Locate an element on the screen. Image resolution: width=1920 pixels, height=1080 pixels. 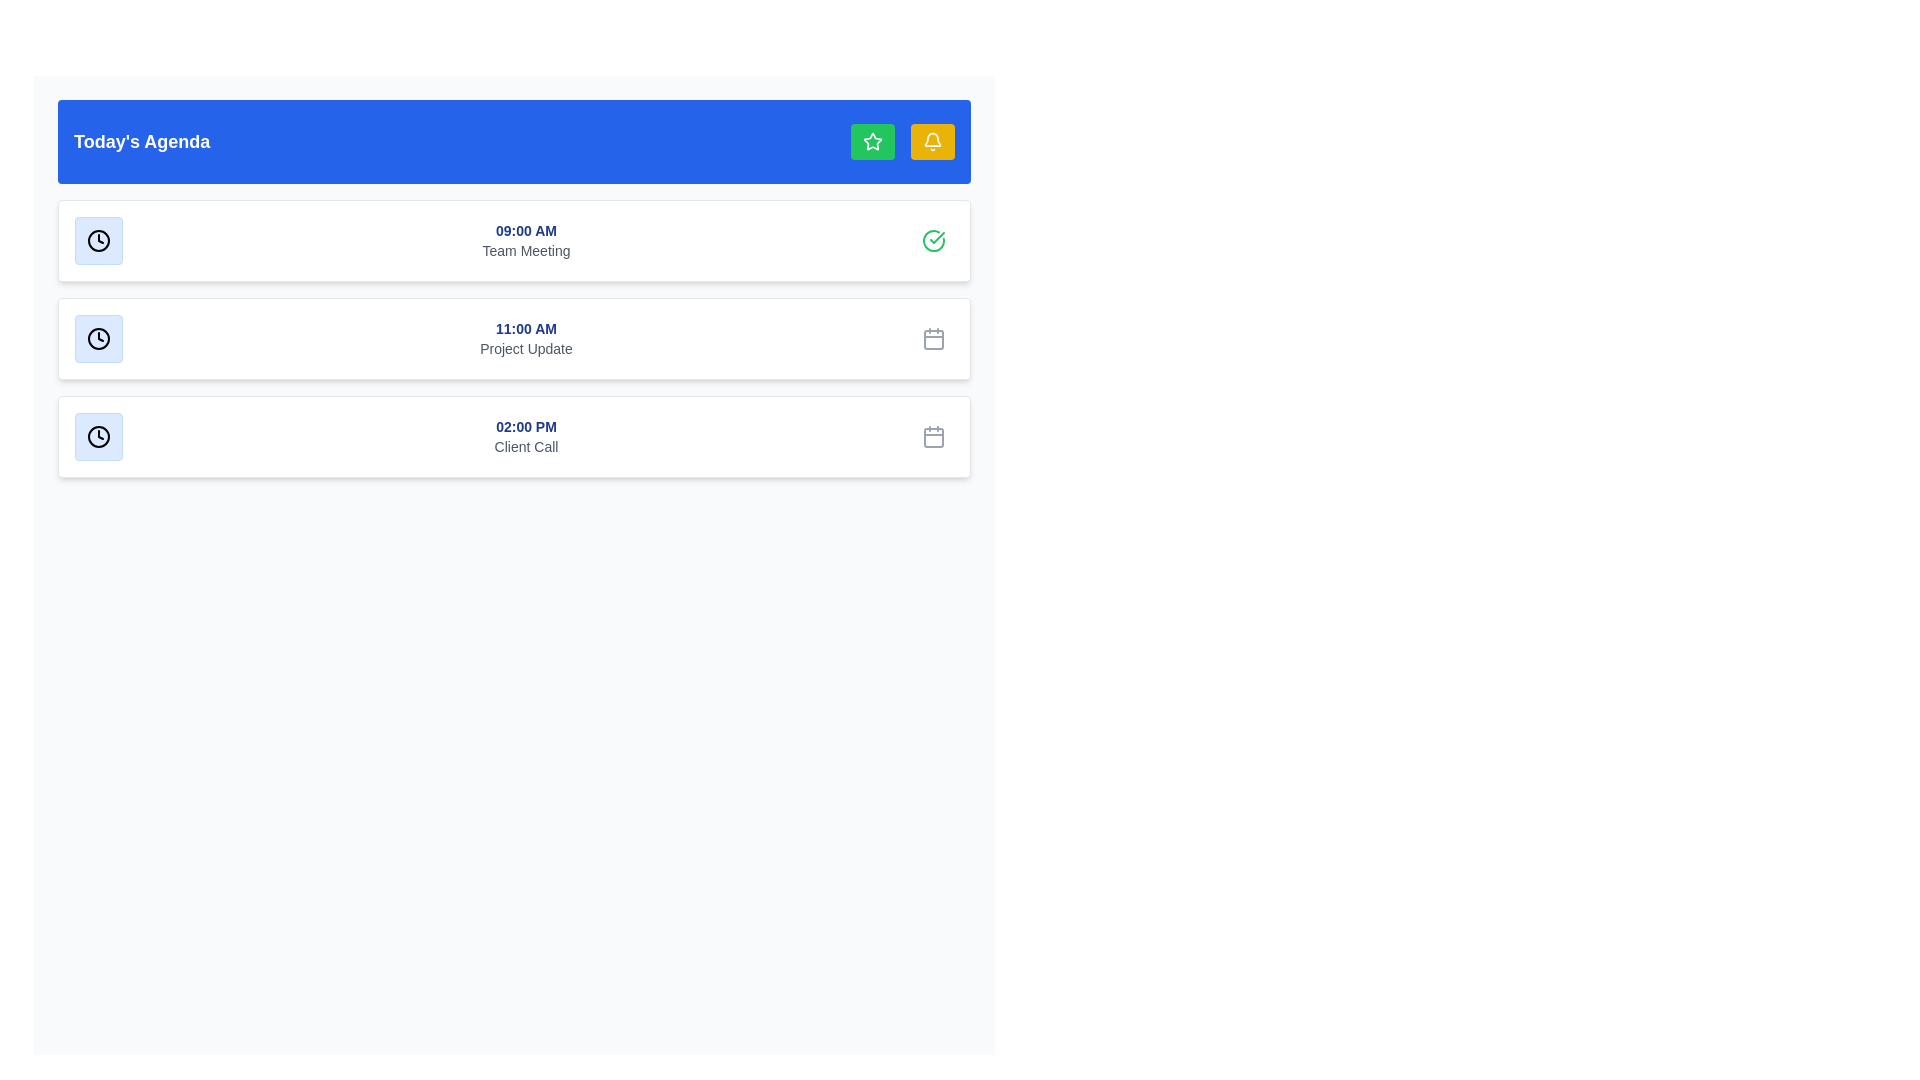
the SVG circle element that serves as the boundary of the clock icon associated with the agenda entry for '02:00 PM' and 'Client Call', located within the third agenda item is located at coordinates (98, 435).